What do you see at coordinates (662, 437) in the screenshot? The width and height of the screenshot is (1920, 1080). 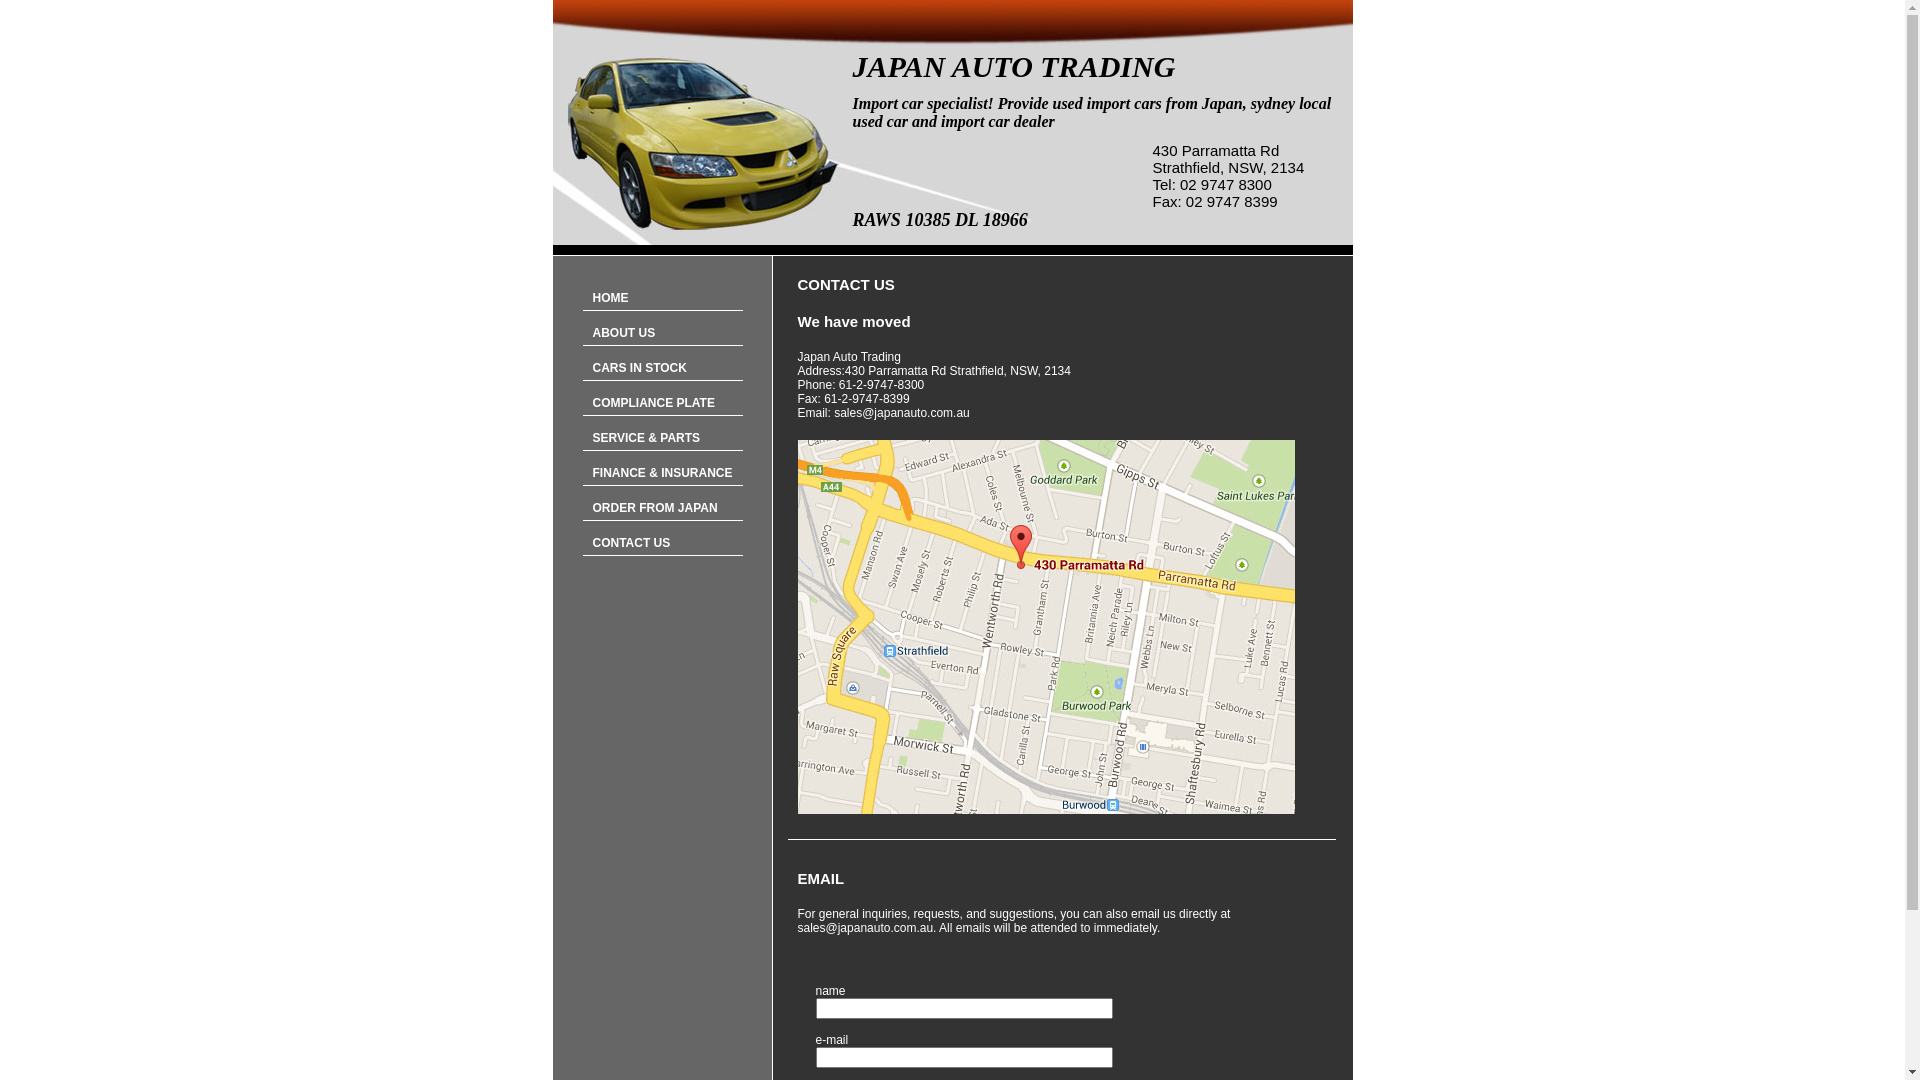 I see `'SERVICE & PARTS'` at bounding box center [662, 437].